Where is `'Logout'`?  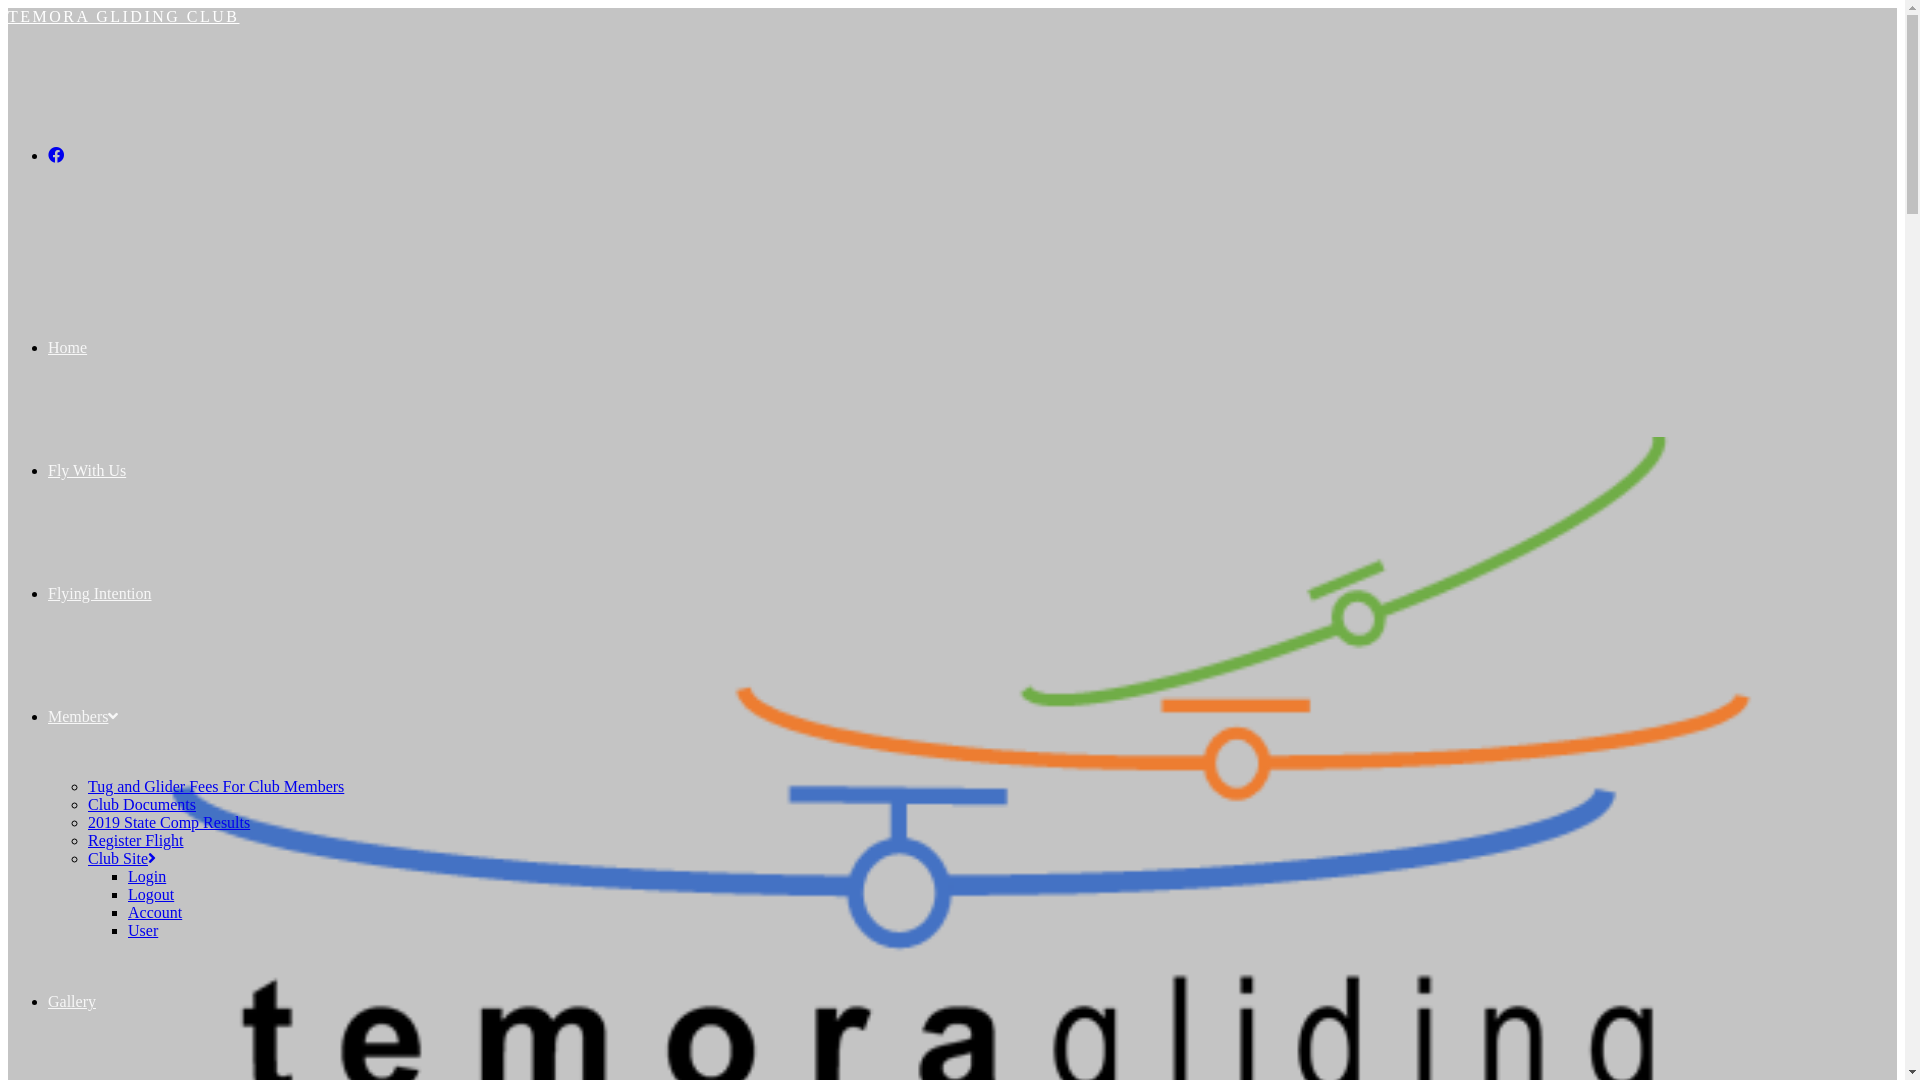 'Logout' is located at coordinates (149, 893).